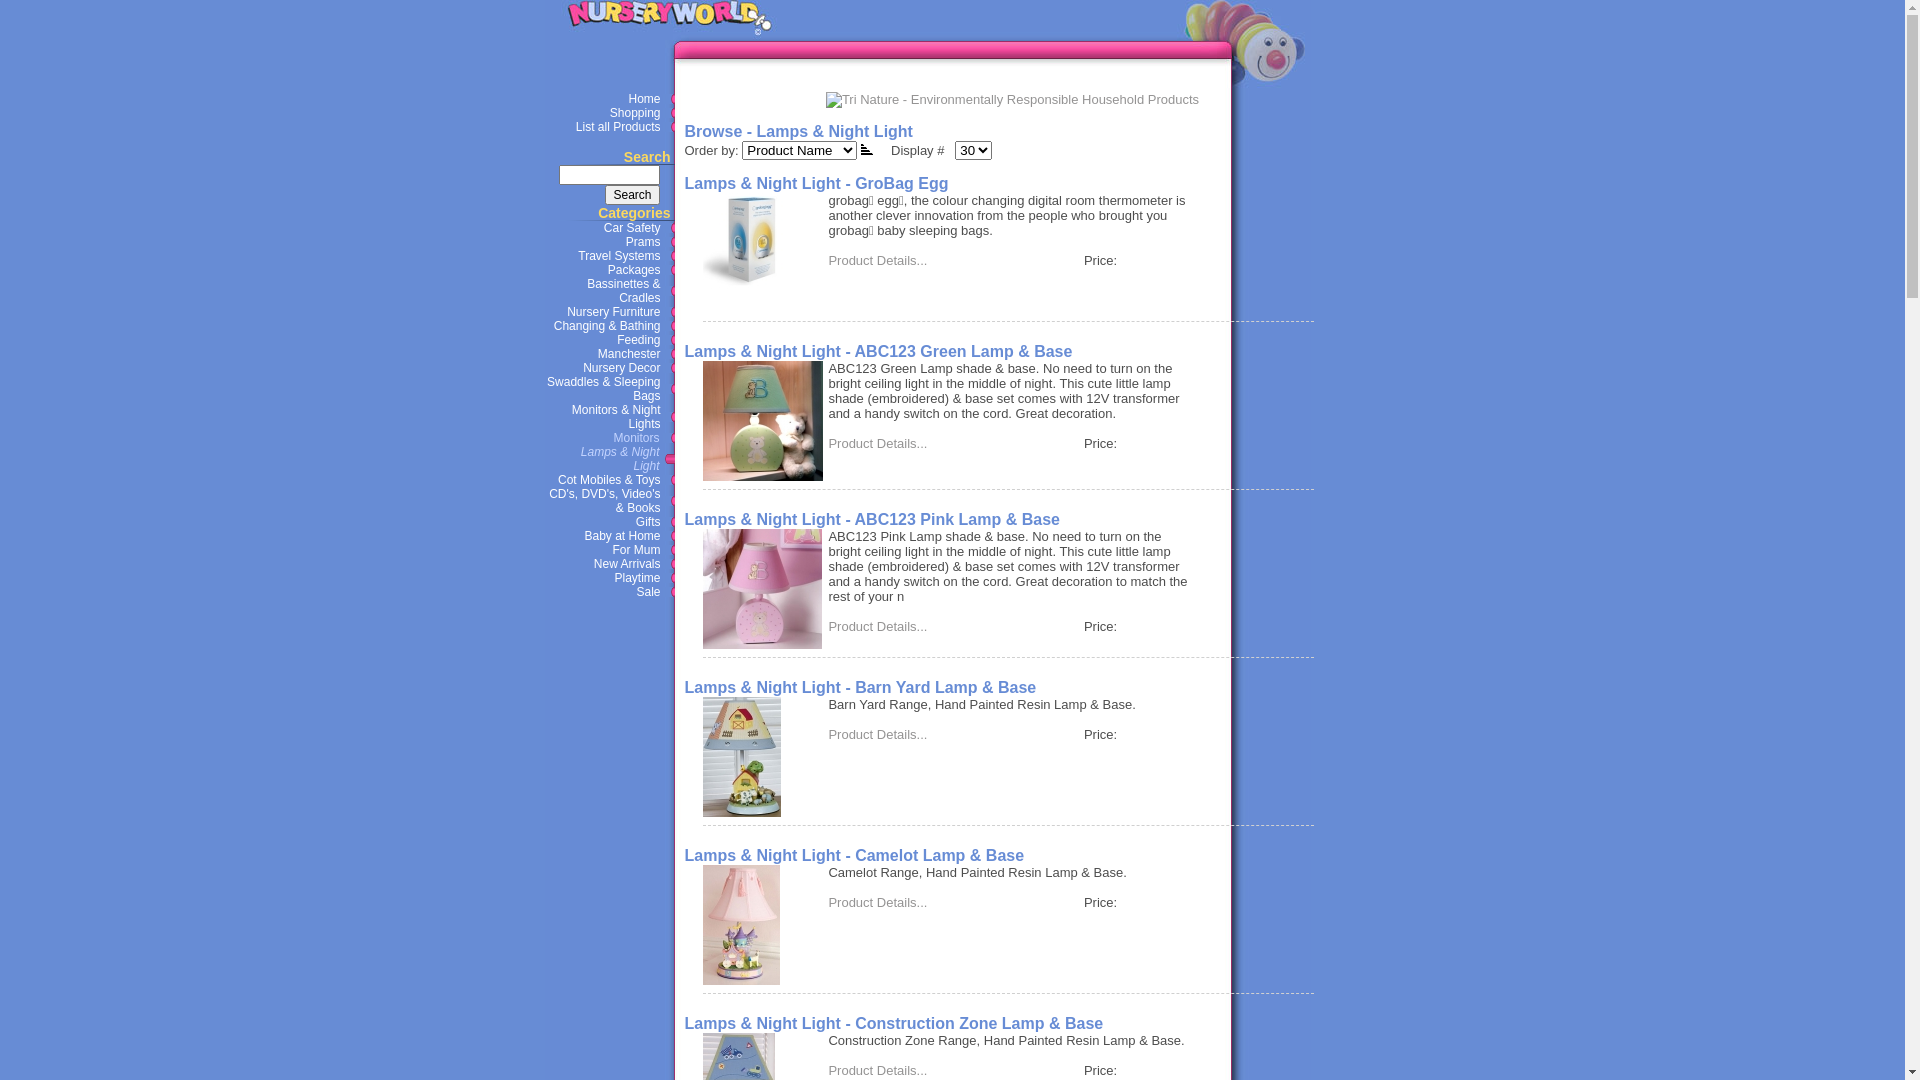 This screenshot has height=1080, width=1920. I want to click on 'Home', so click(608, 99).